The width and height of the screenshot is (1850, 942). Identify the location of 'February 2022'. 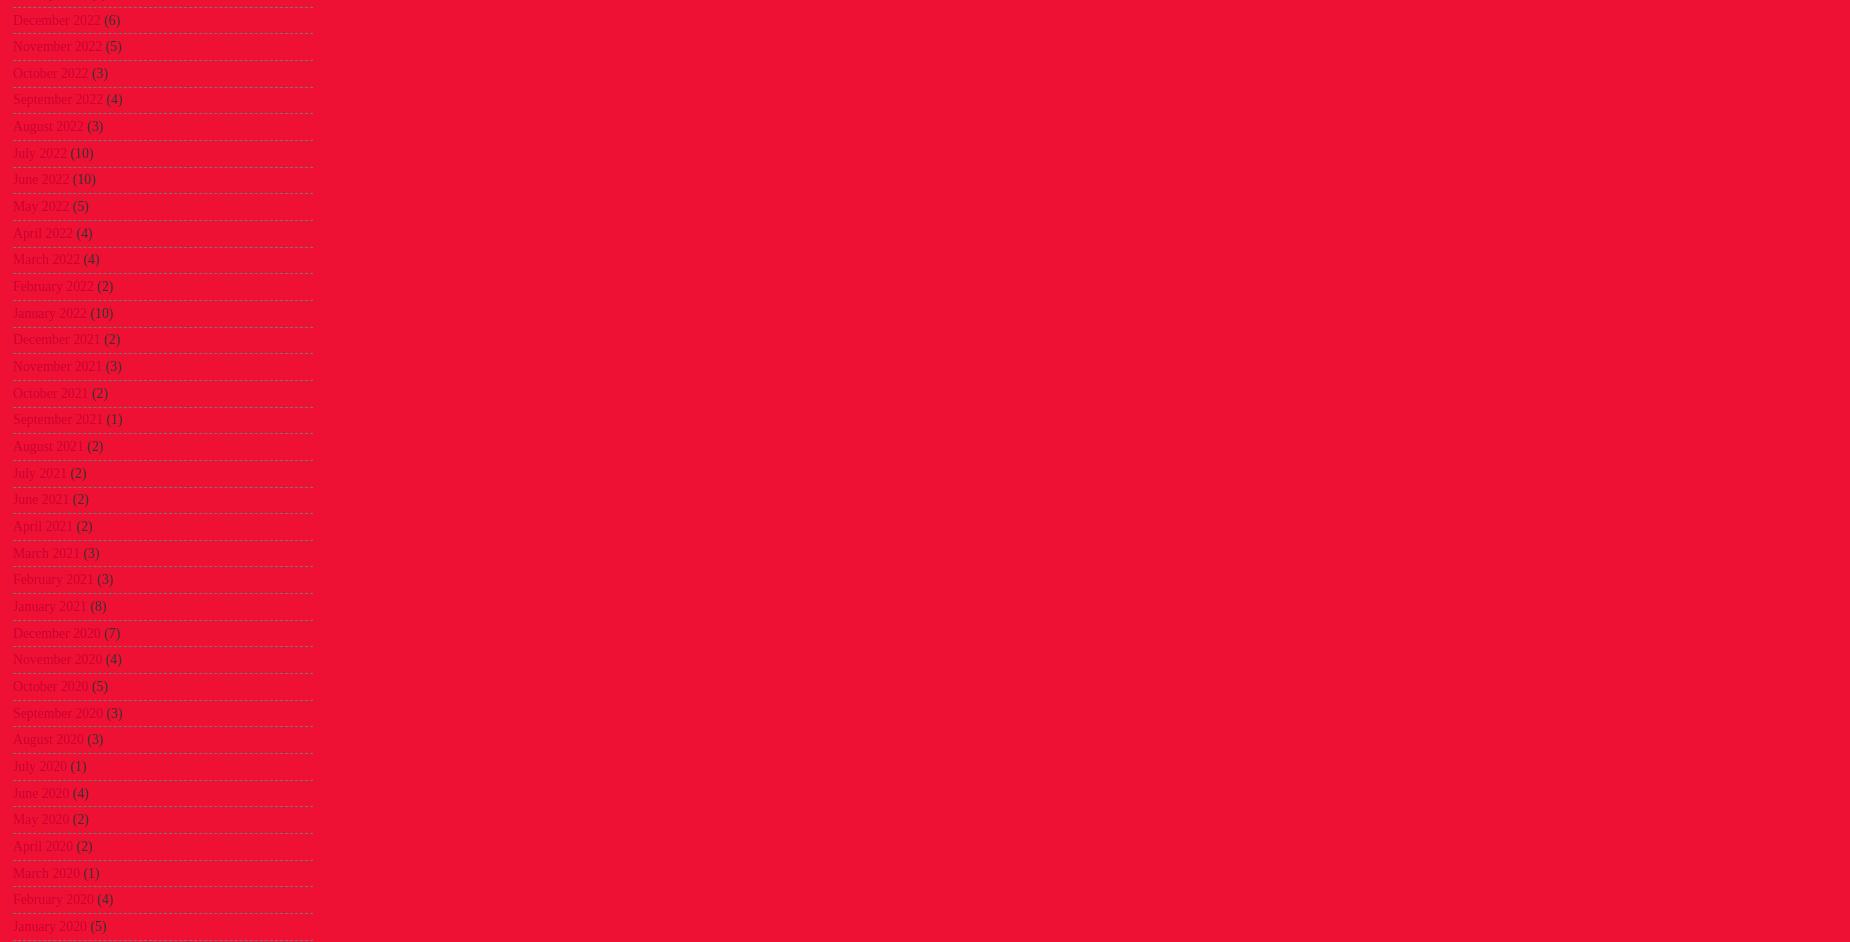
(51, 286).